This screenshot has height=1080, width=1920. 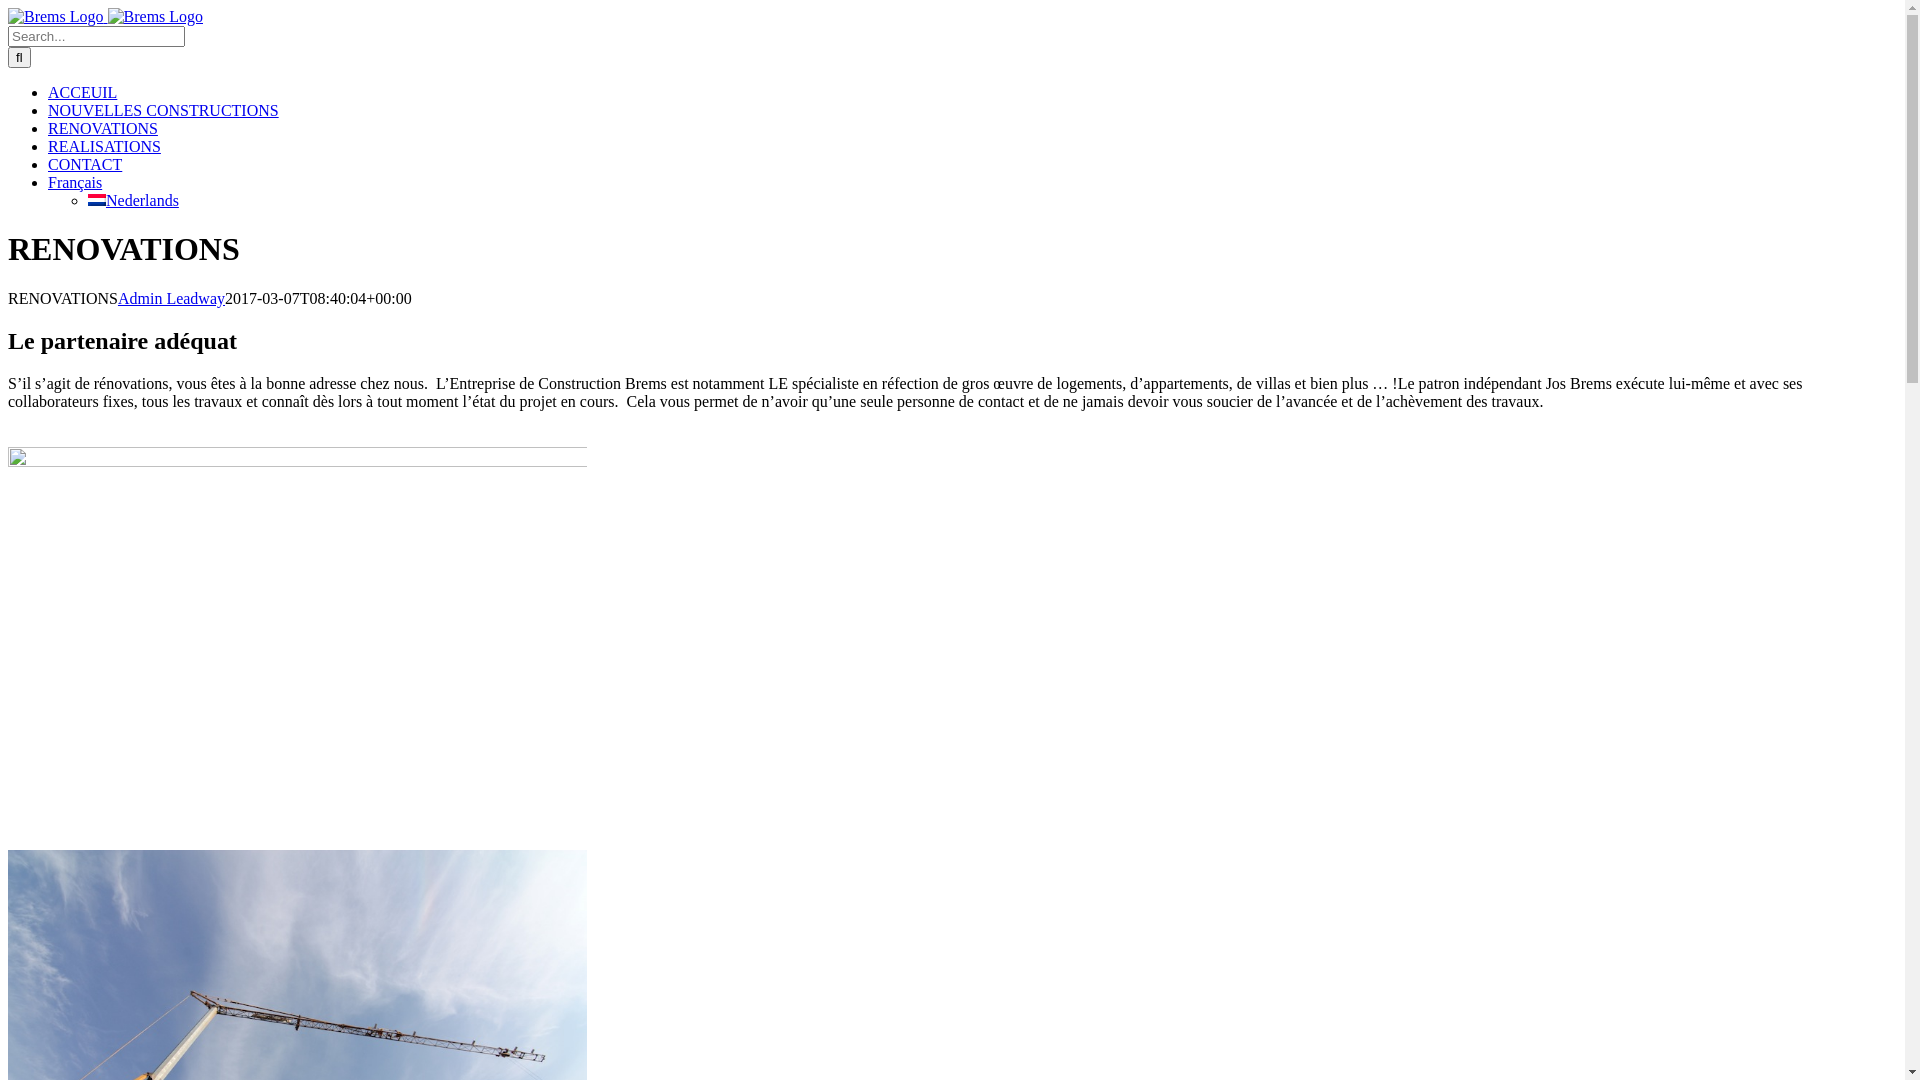 What do you see at coordinates (132, 200) in the screenshot?
I see `'Nederlands'` at bounding box center [132, 200].